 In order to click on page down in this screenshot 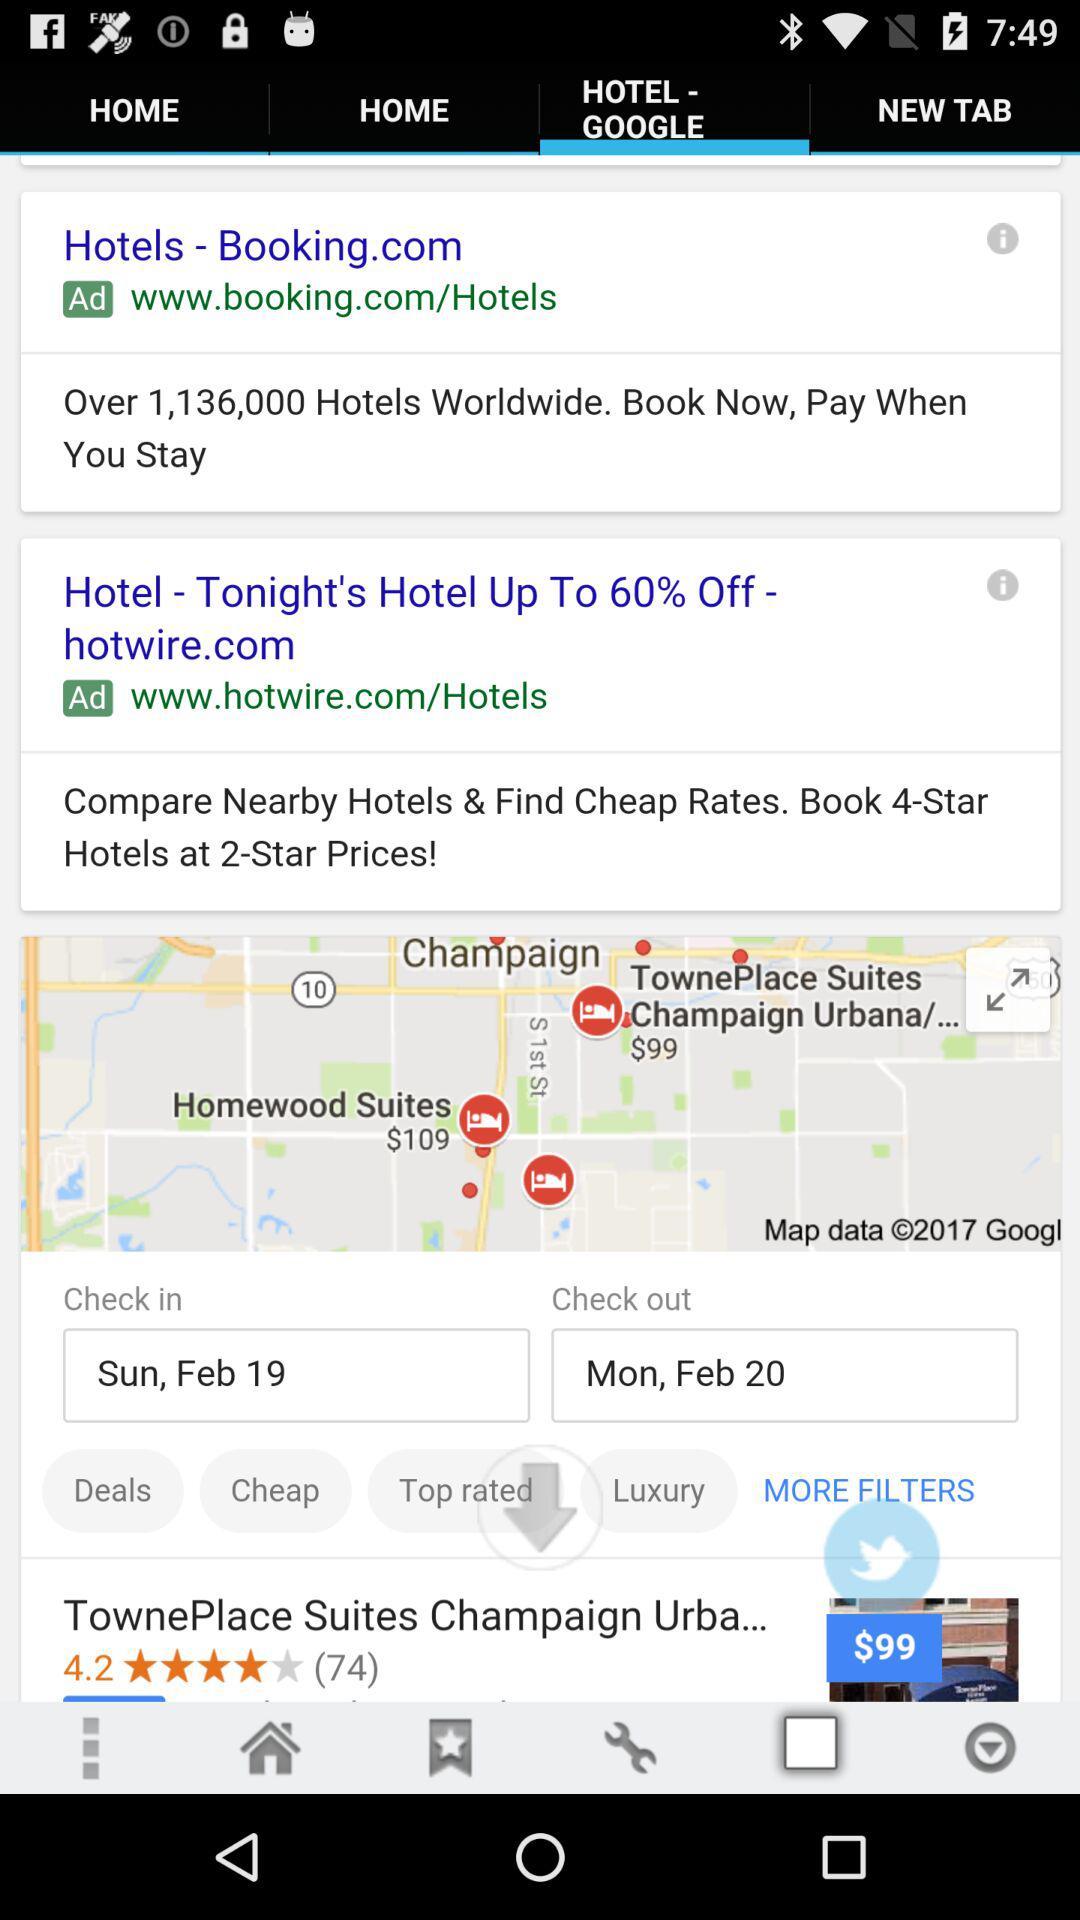, I will do `click(540, 1507)`.